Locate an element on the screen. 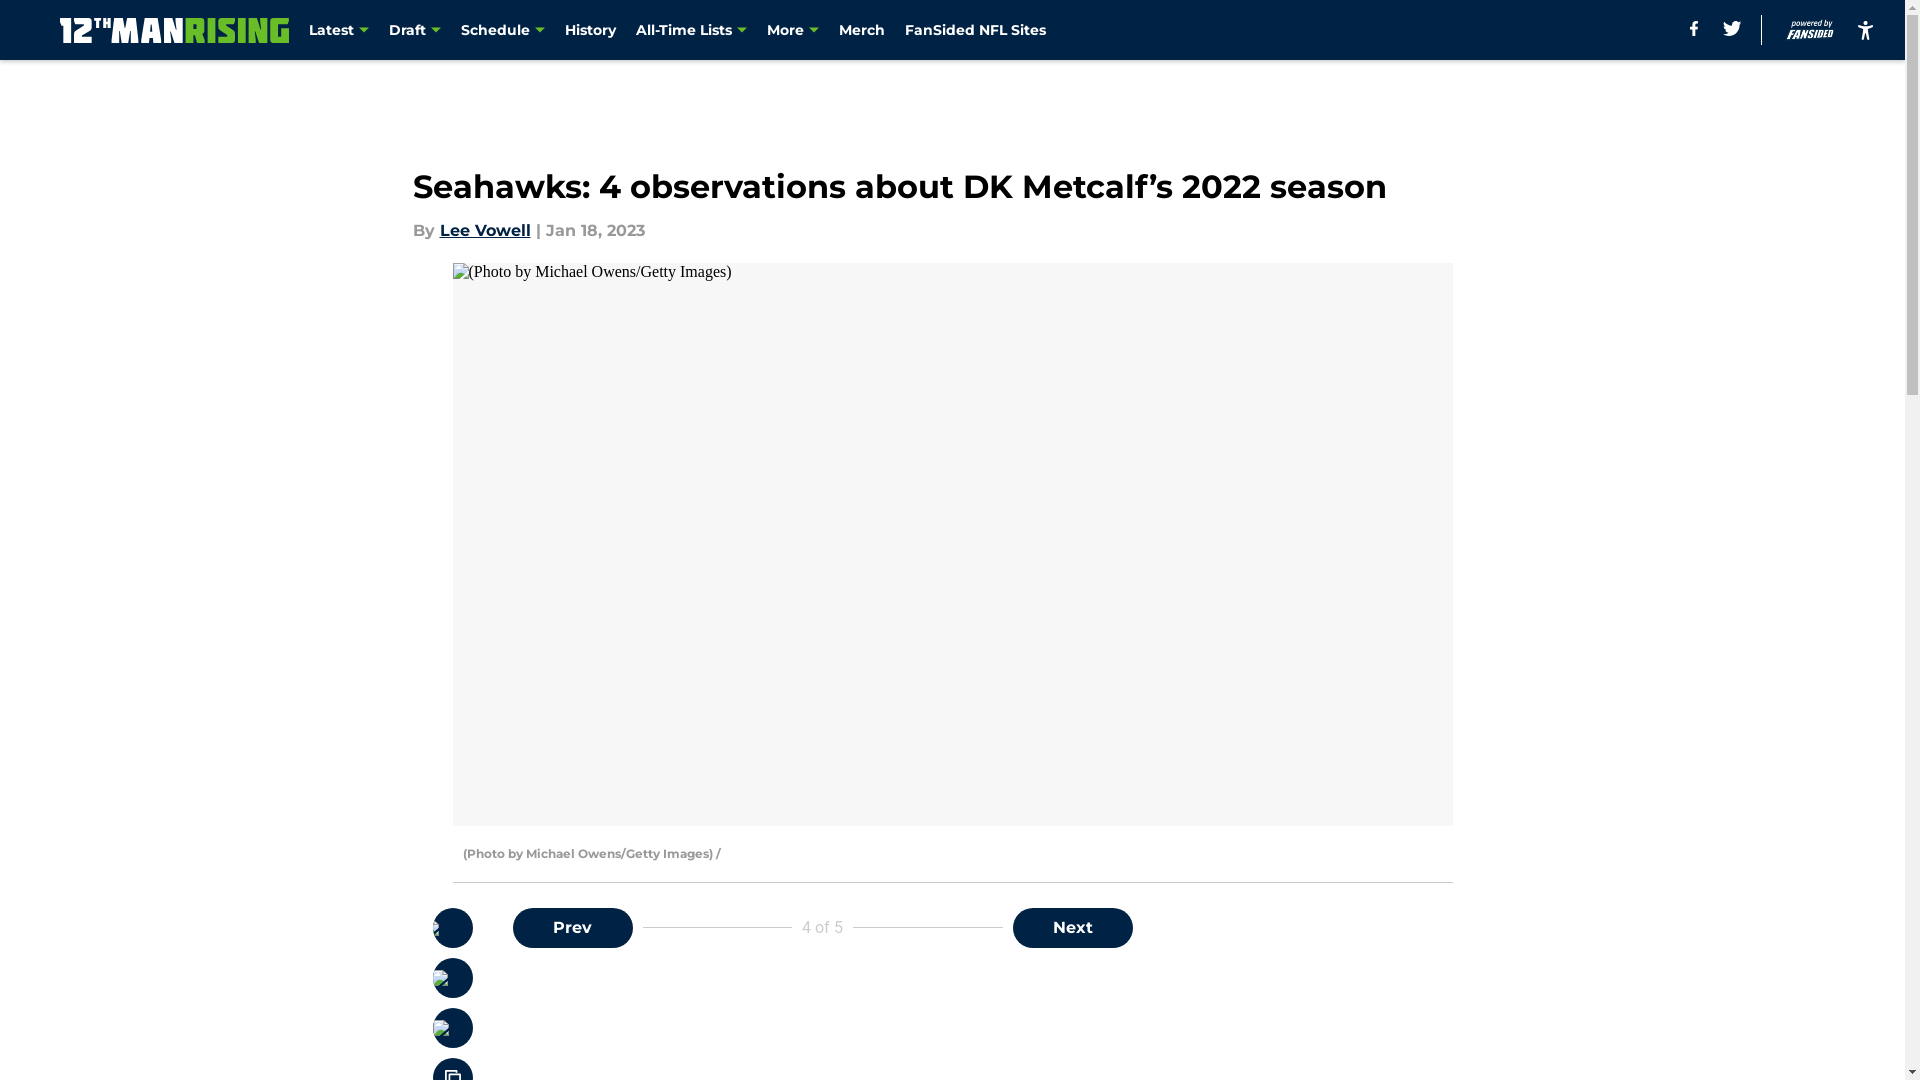 This screenshot has width=1920, height=1080. 'Prev' is located at coordinates (570, 928).